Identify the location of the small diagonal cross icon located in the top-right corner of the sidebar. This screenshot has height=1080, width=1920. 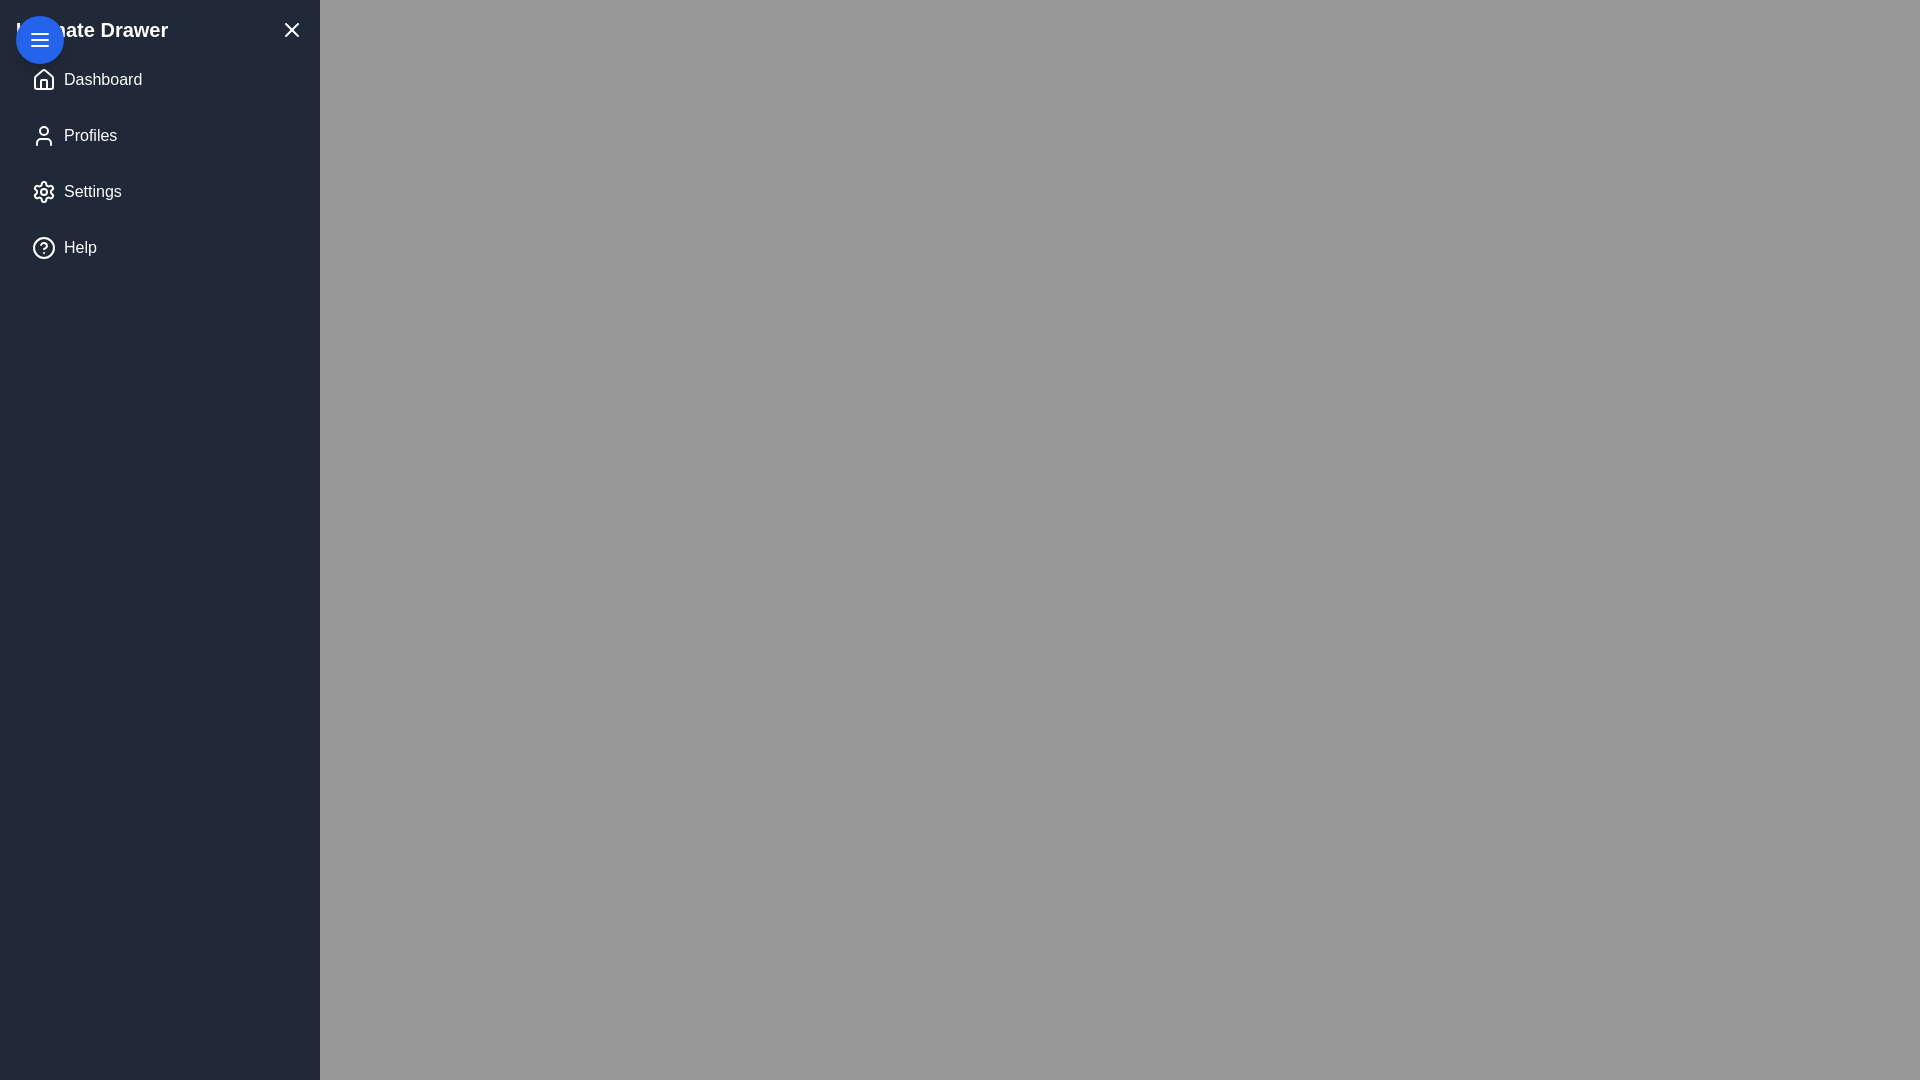
(291, 30).